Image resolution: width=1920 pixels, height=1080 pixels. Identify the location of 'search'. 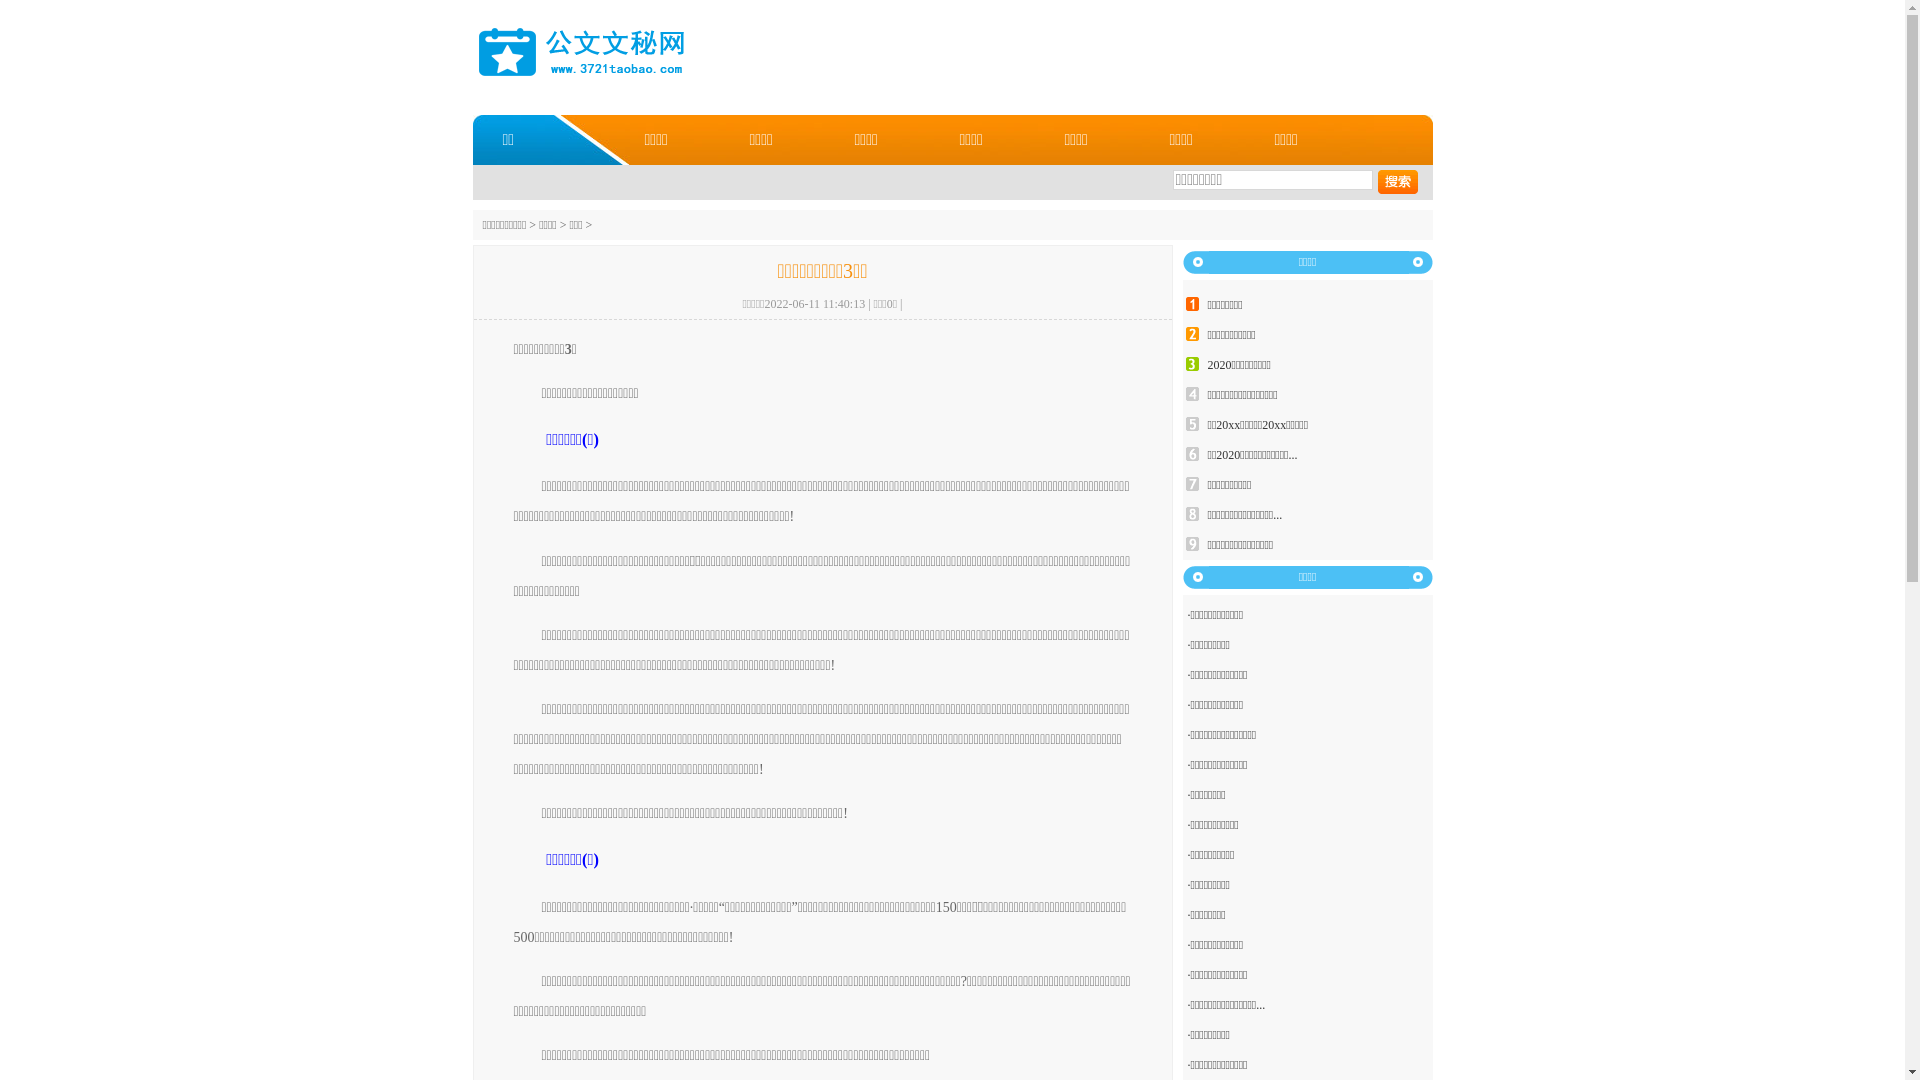
(1376, 181).